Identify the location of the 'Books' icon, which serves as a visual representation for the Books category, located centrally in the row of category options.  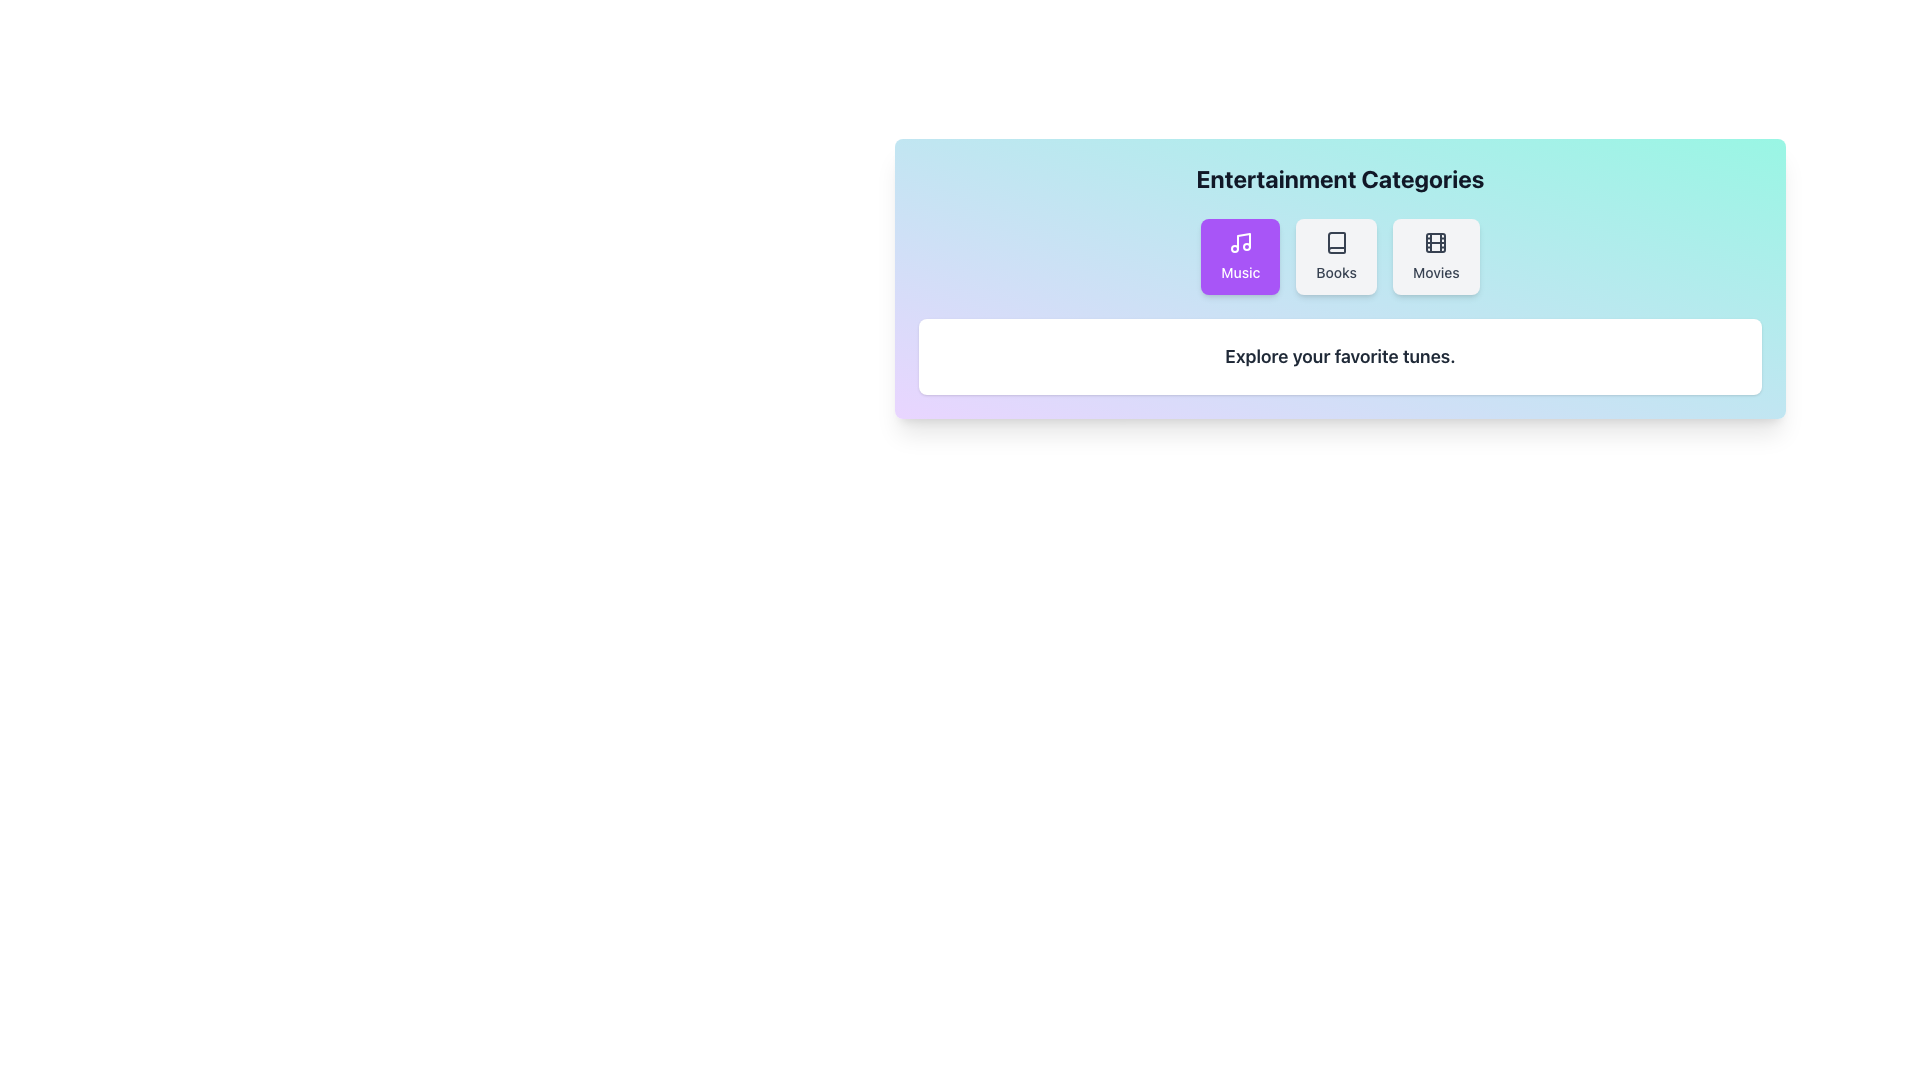
(1336, 242).